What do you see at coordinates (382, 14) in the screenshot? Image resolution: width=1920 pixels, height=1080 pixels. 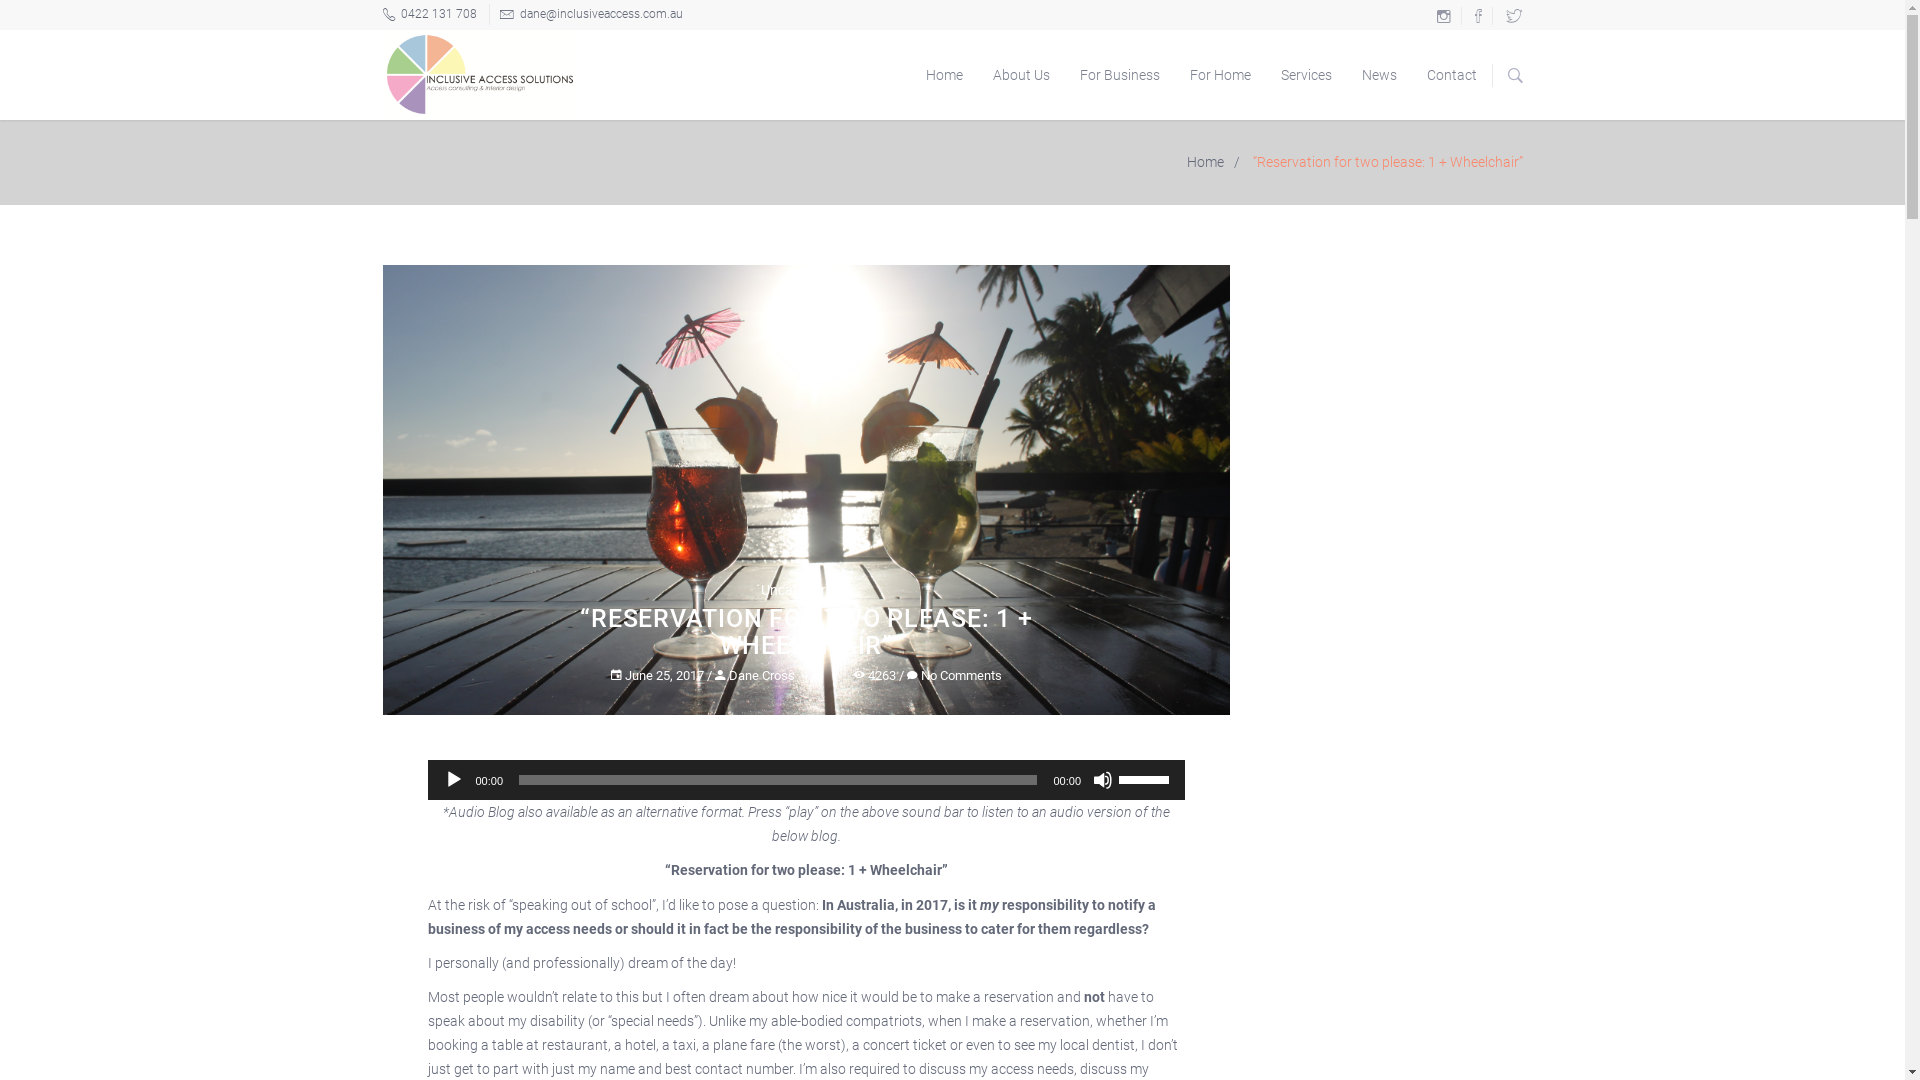 I see `'0422 131 708'` at bounding box center [382, 14].